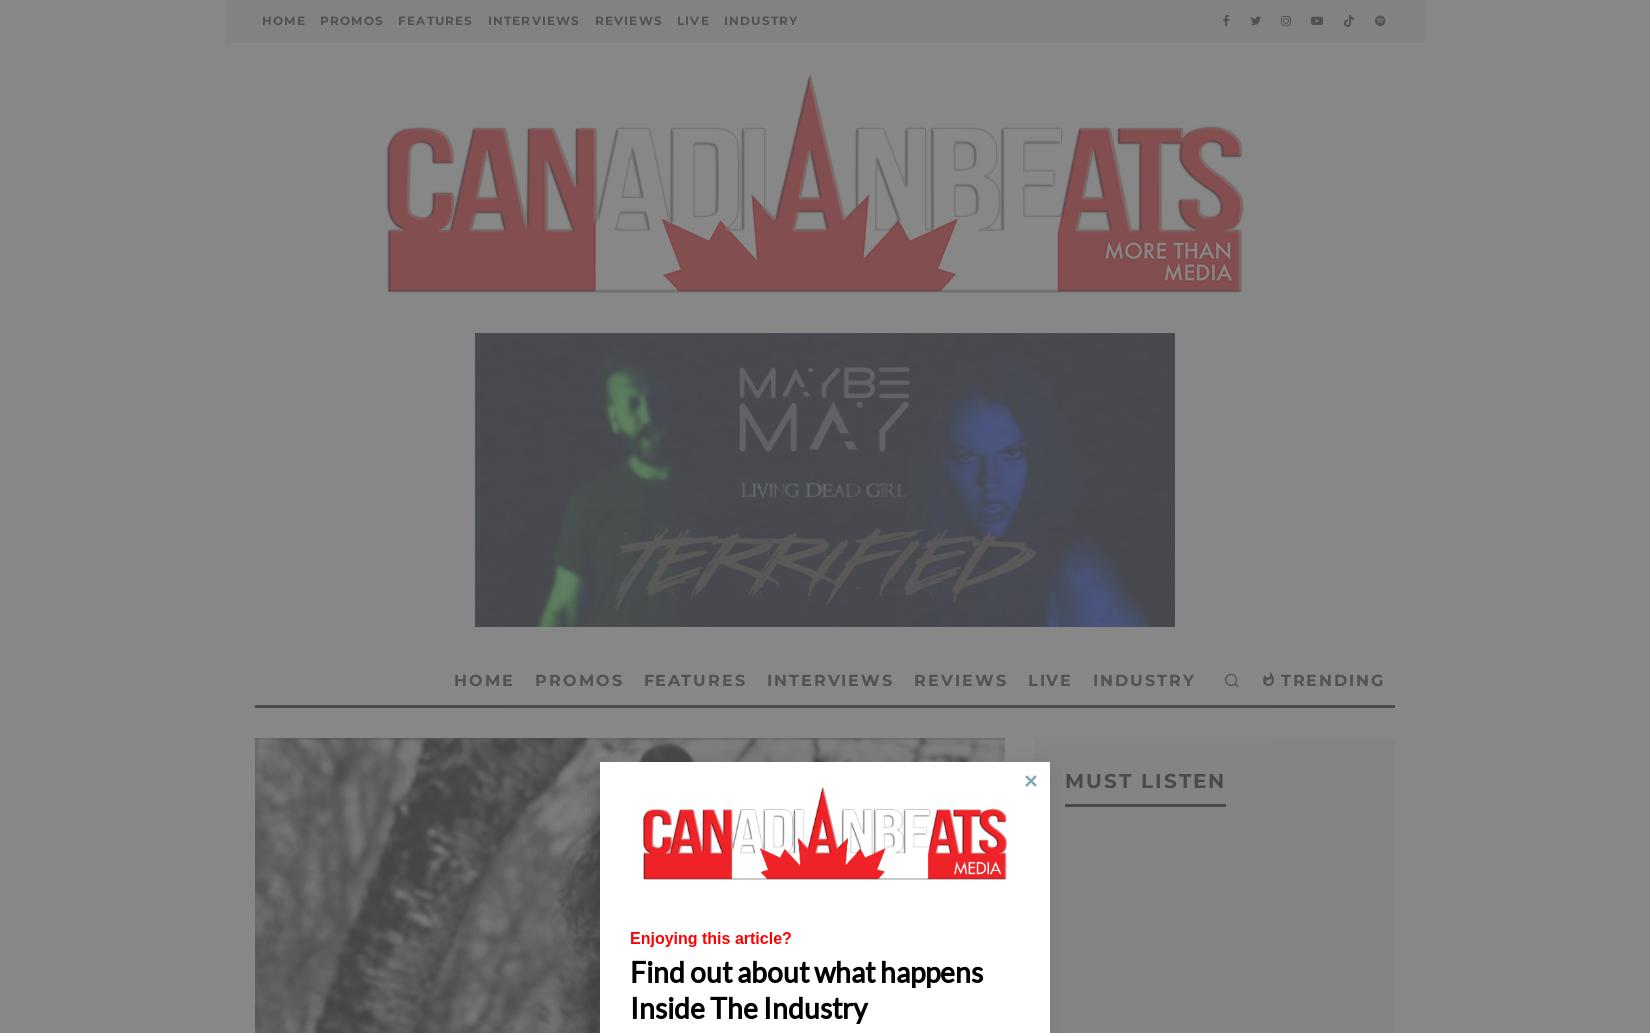 This screenshot has width=1650, height=1033. What do you see at coordinates (698, 144) in the screenshot?
I see `'Shows'` at bounding box center [698, 144].